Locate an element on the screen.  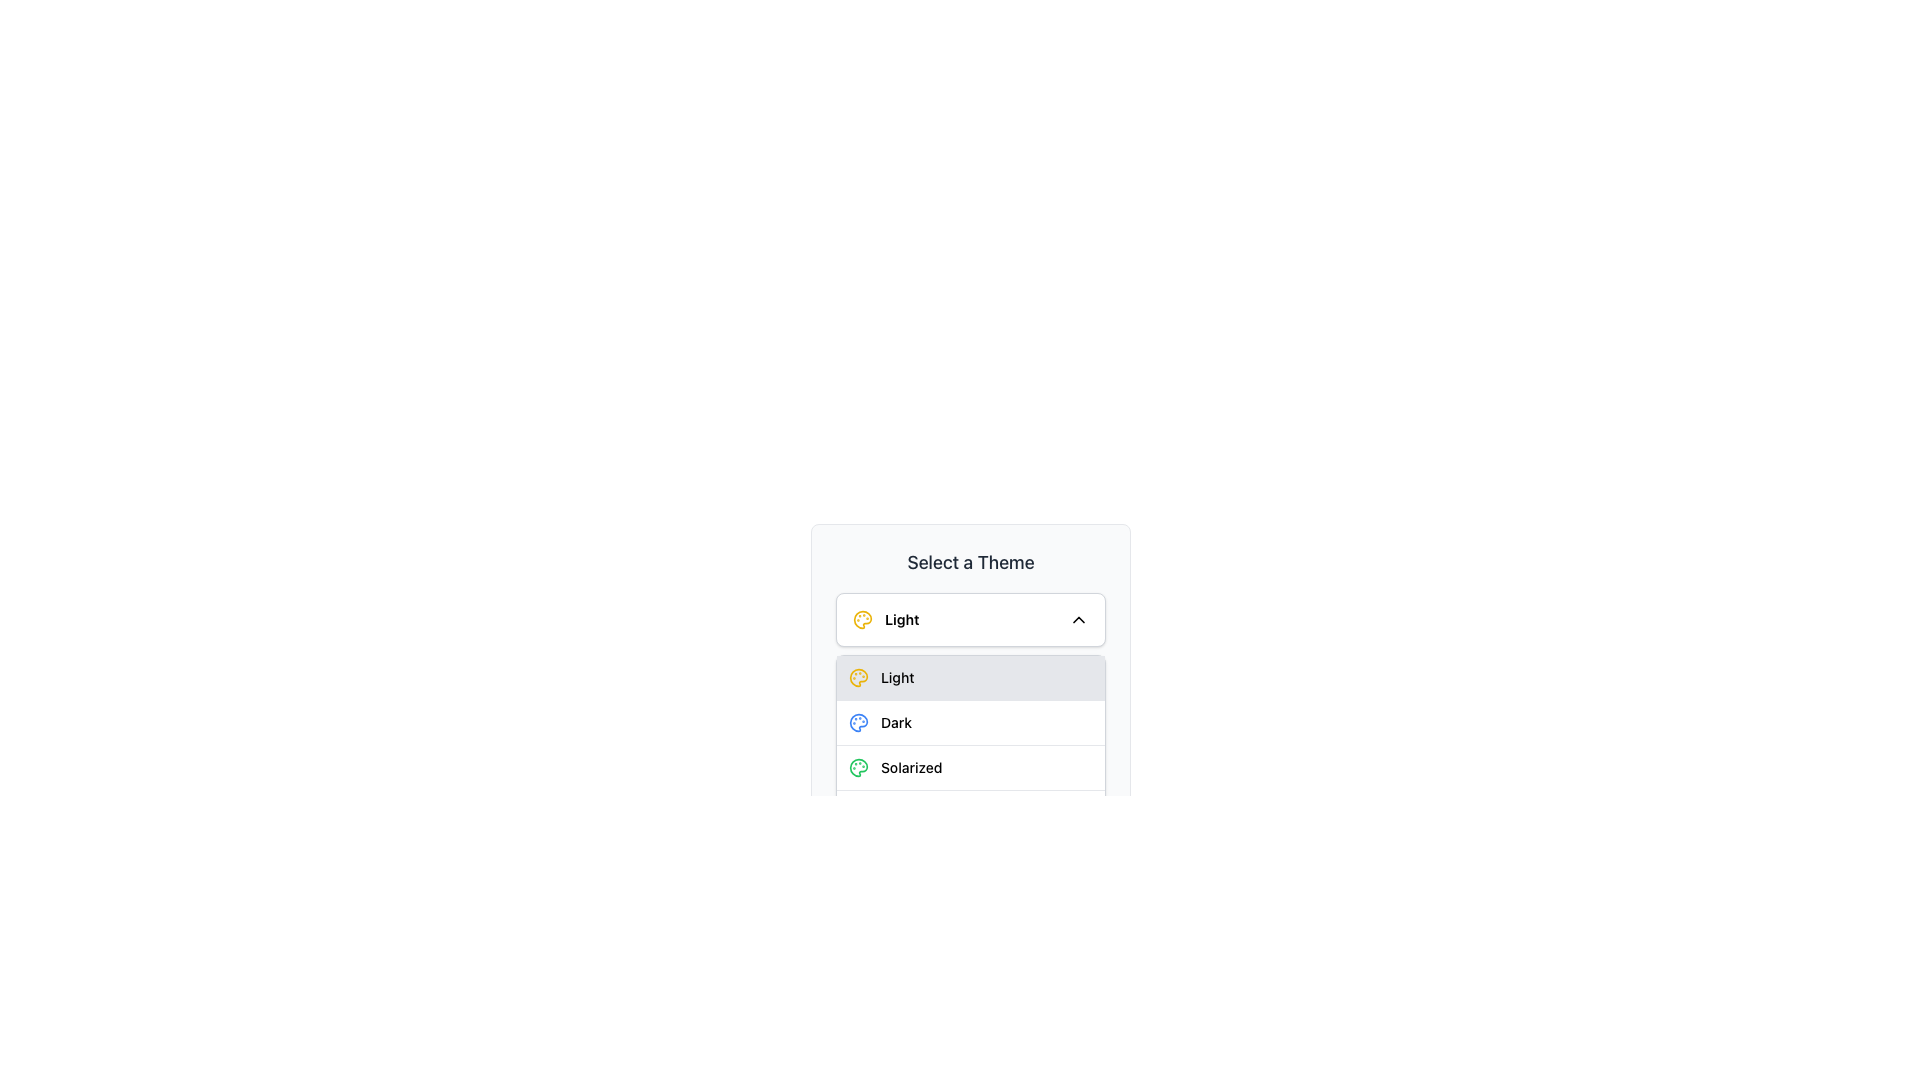
the Dropdown Button labeled 'Light' which is directly below the heading 'Select a Theme' for keyboard interaction is located at coordinates (970, 619).